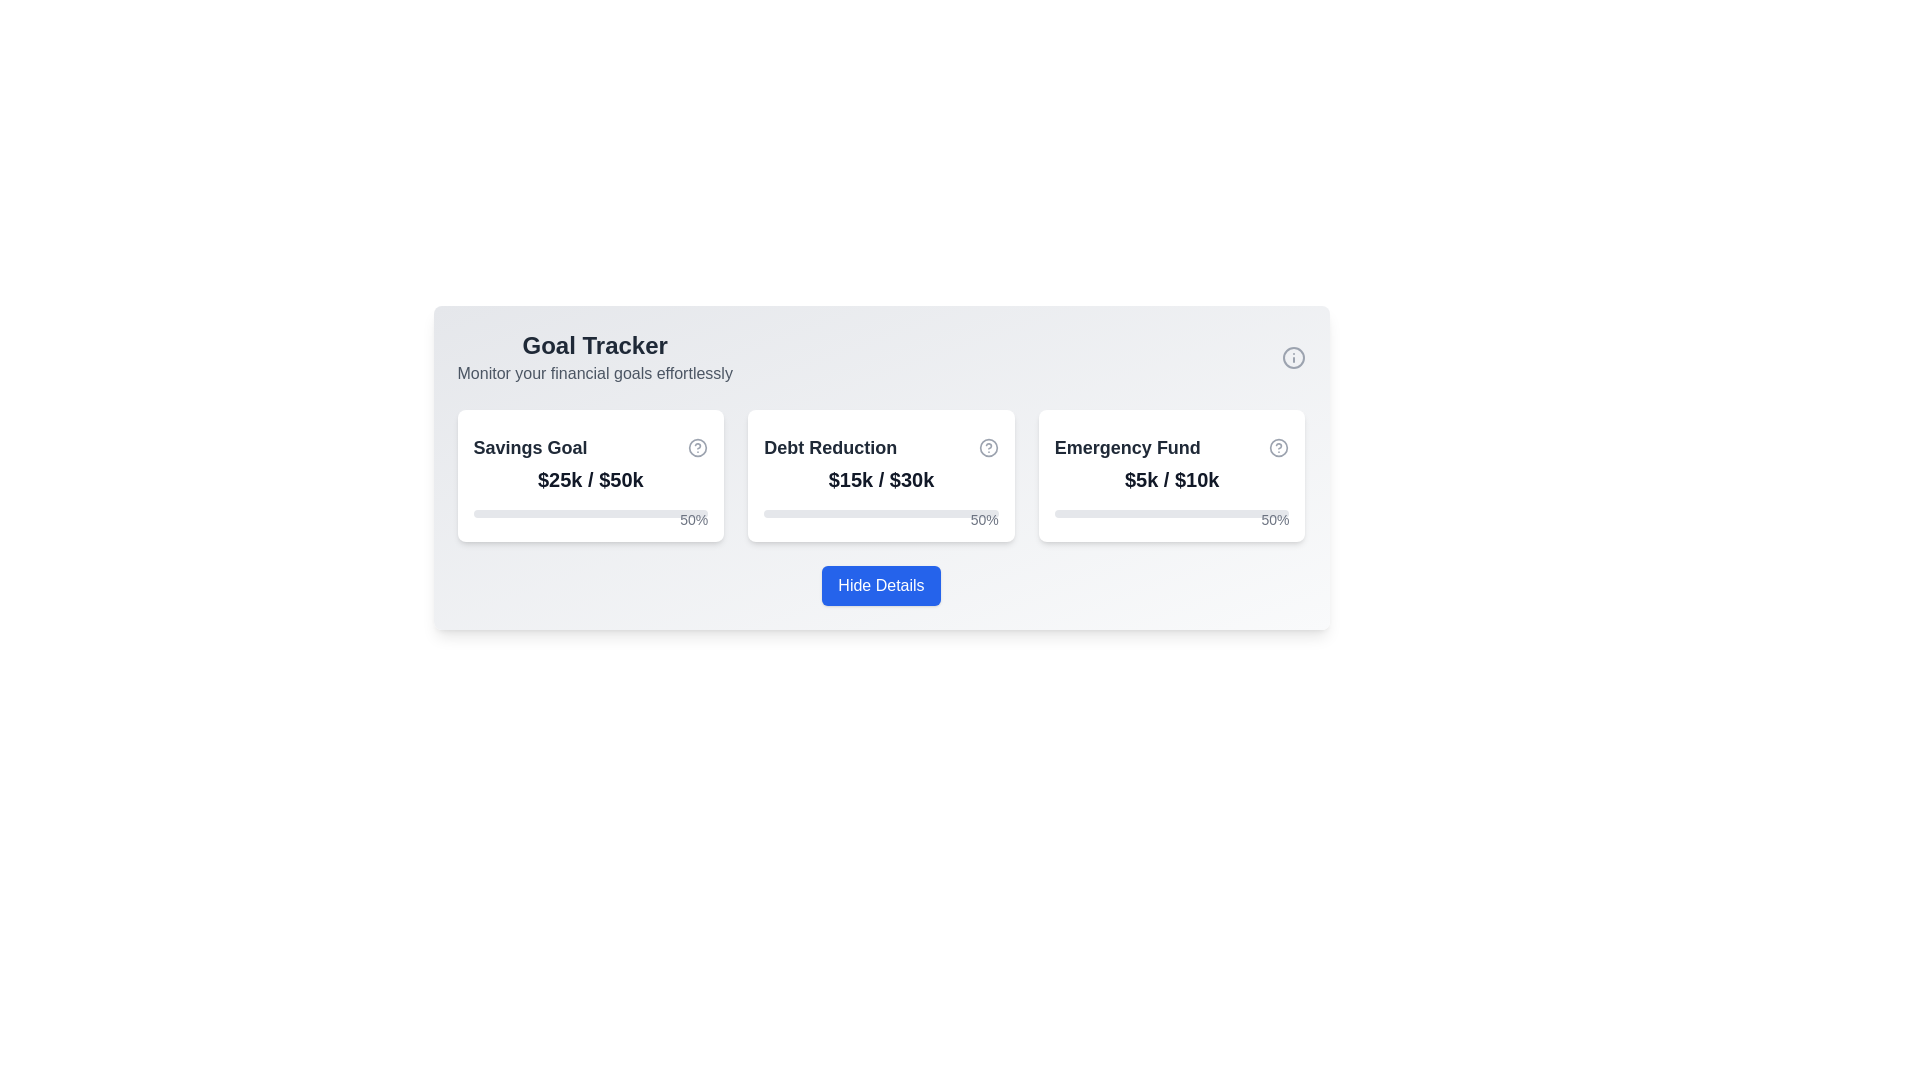 The image size is (1920, 1080). I want to click on progress information from the progress bar with a percentage label located in the middle card of the 'Debt Reduction' section, displaying '50%' next to the blue filled section, so click(880, 512).